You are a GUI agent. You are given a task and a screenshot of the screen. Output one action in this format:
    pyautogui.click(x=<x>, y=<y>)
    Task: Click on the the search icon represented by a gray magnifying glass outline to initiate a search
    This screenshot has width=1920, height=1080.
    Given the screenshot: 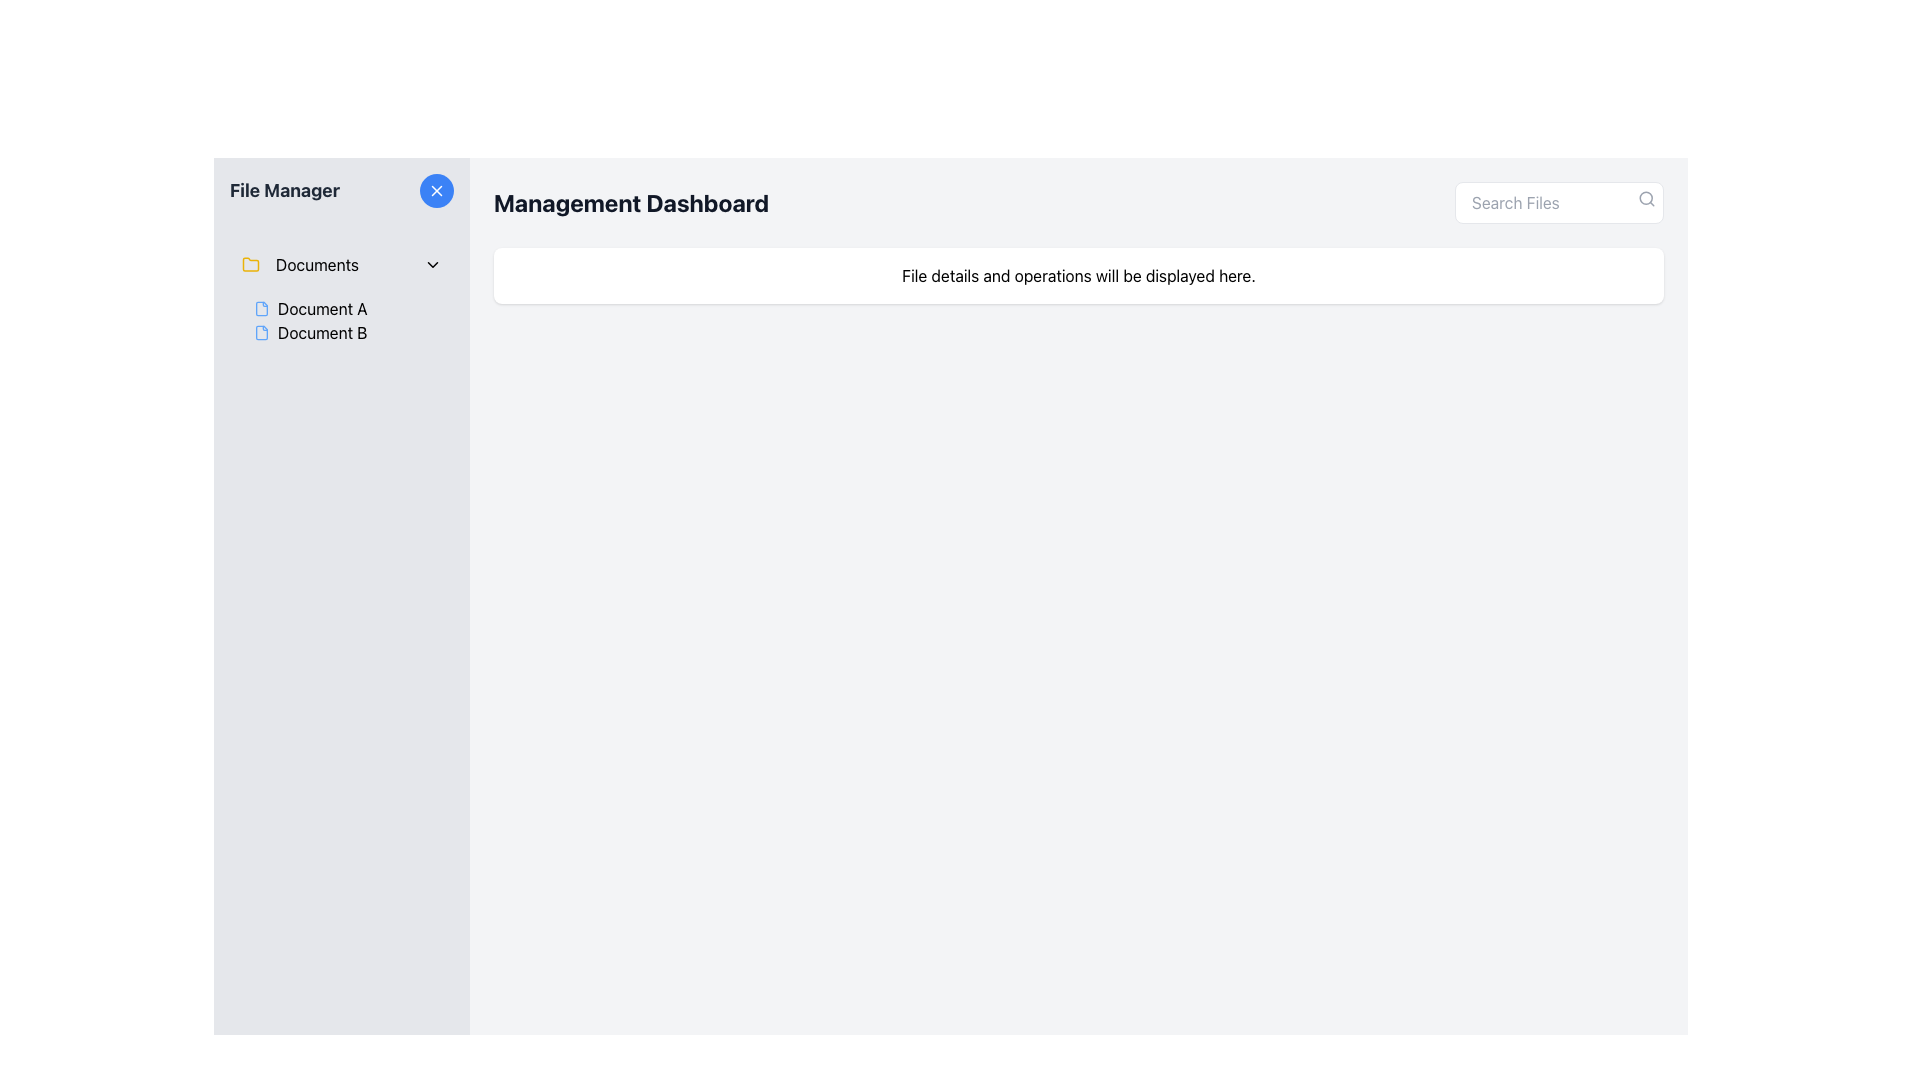 What is the action you would take?
    pyautogui.click(x=1646, y=199)
    